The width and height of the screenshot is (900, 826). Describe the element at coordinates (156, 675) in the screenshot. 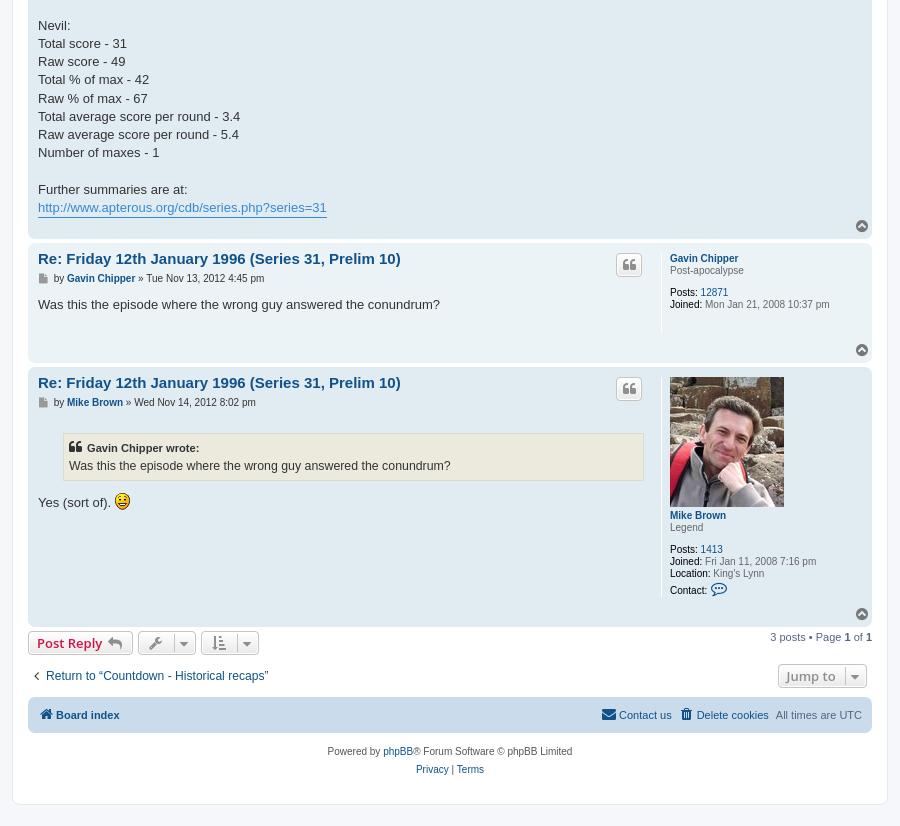

I see `'Return to “Countdown - Historical recaps”'` at that location.